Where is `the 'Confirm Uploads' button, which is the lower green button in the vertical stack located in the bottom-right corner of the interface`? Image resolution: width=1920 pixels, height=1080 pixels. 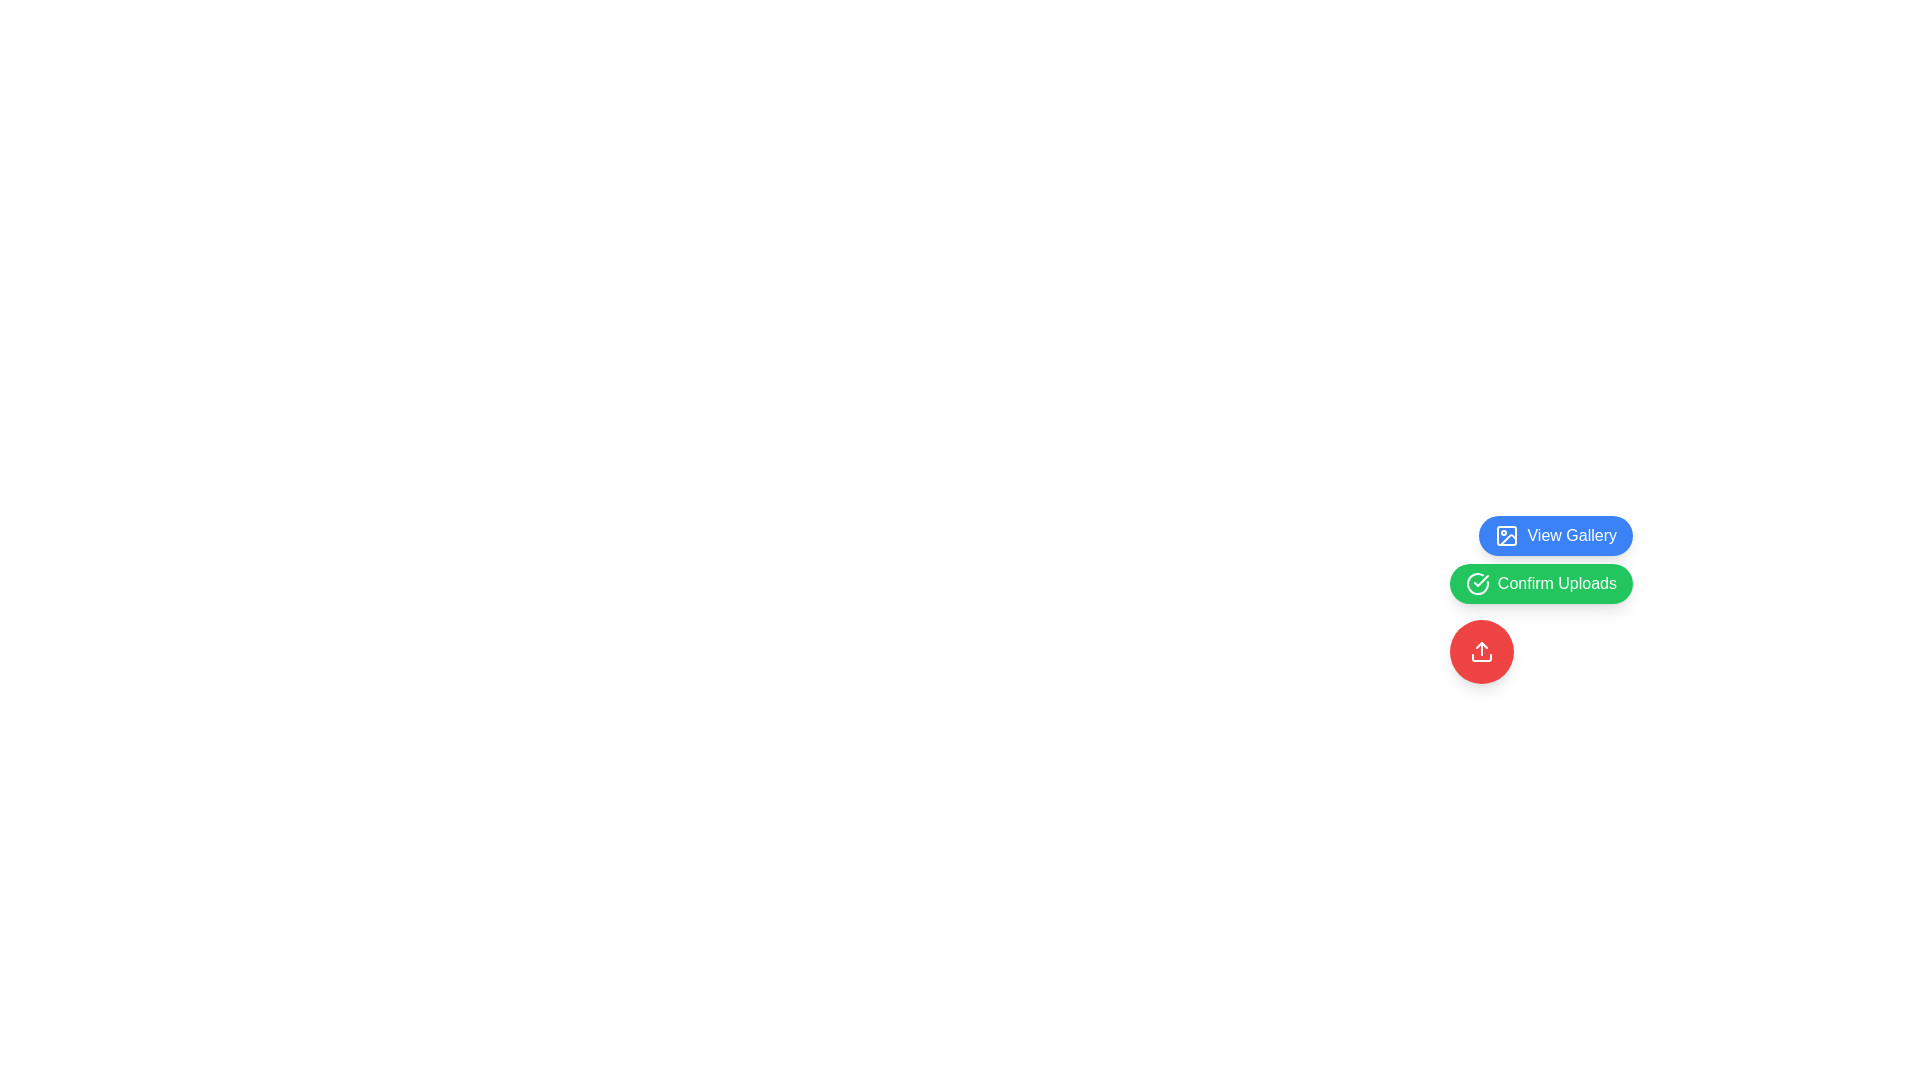
the 'Confirm Uploads' button, which is the lower green button in the vertical stack located in the bottom-right corner of the interface is located at coordinates (1540, 559).